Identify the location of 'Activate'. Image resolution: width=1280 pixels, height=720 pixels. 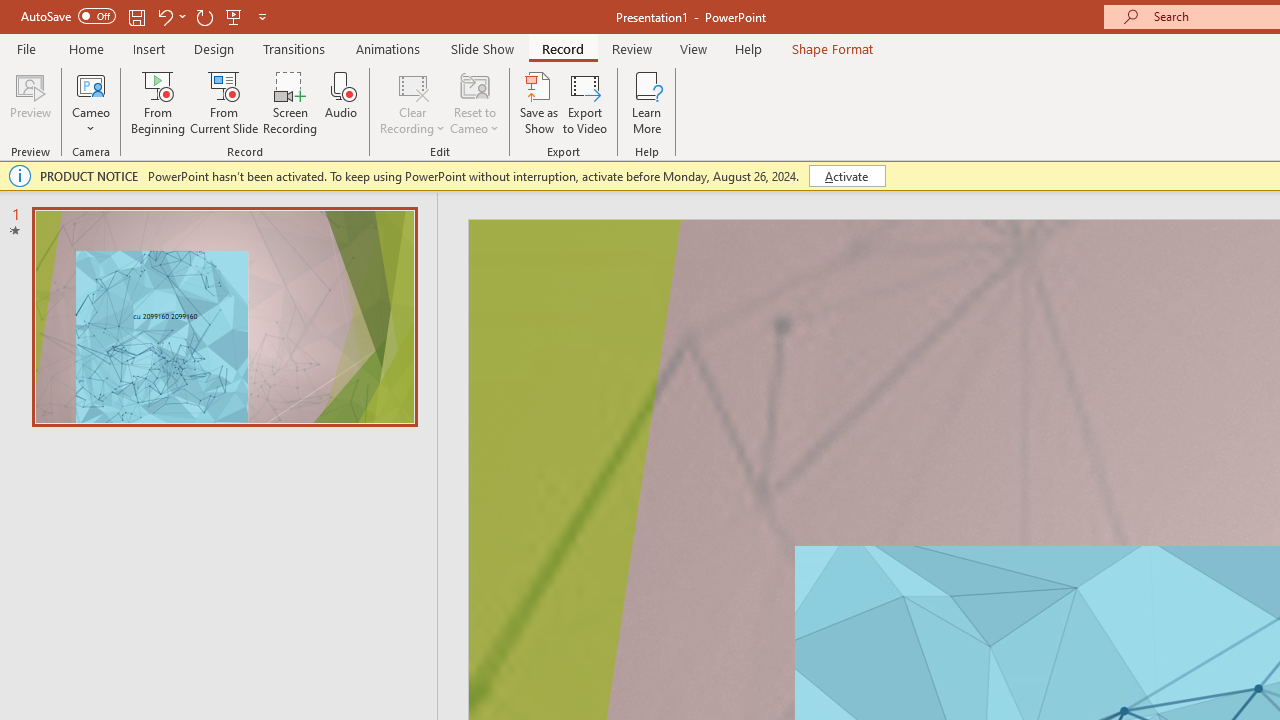
(847, 175).